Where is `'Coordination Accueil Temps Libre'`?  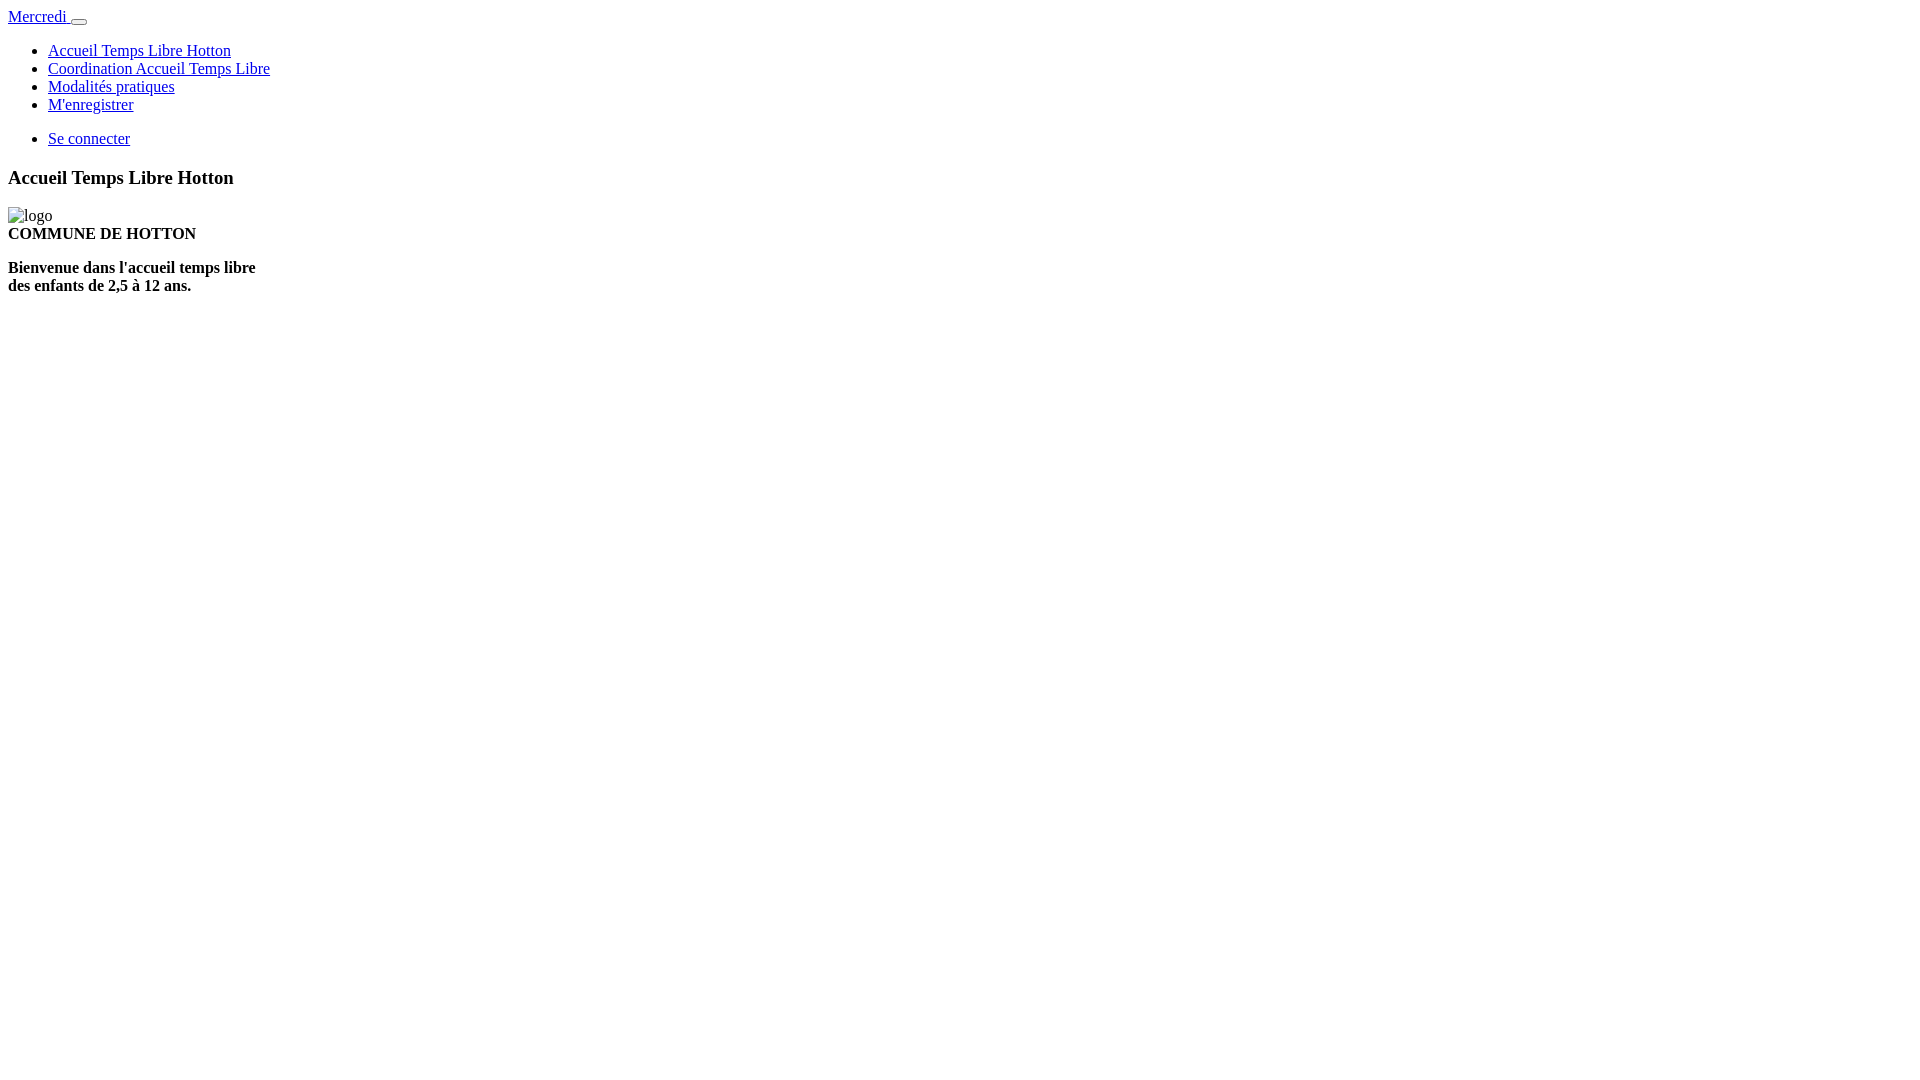 'Coordination Accueil Temps Libre' is located at coordinates (157, 67).